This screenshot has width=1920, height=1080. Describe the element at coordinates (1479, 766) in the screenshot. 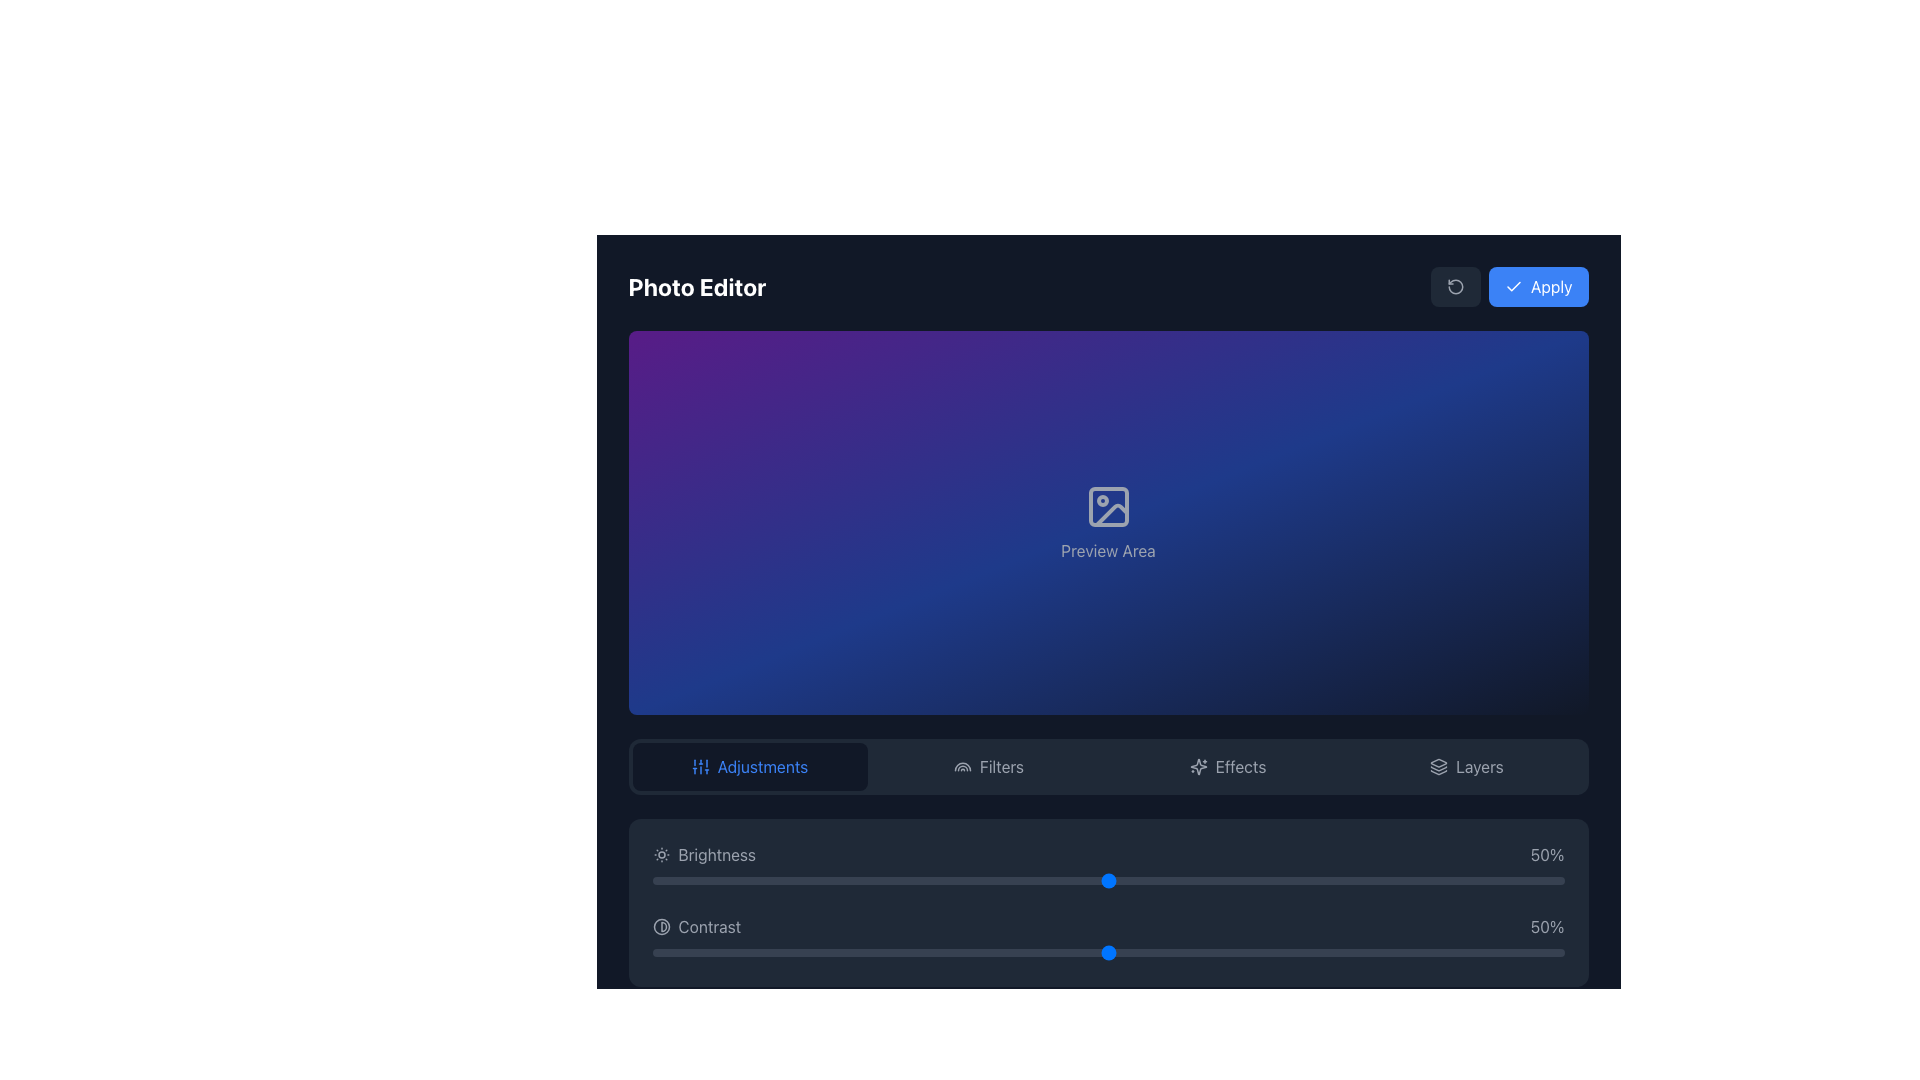

I see `the 'Layers' text label or button located on the rightmost side of the menu bar, following the 'Effects' label` at that location.